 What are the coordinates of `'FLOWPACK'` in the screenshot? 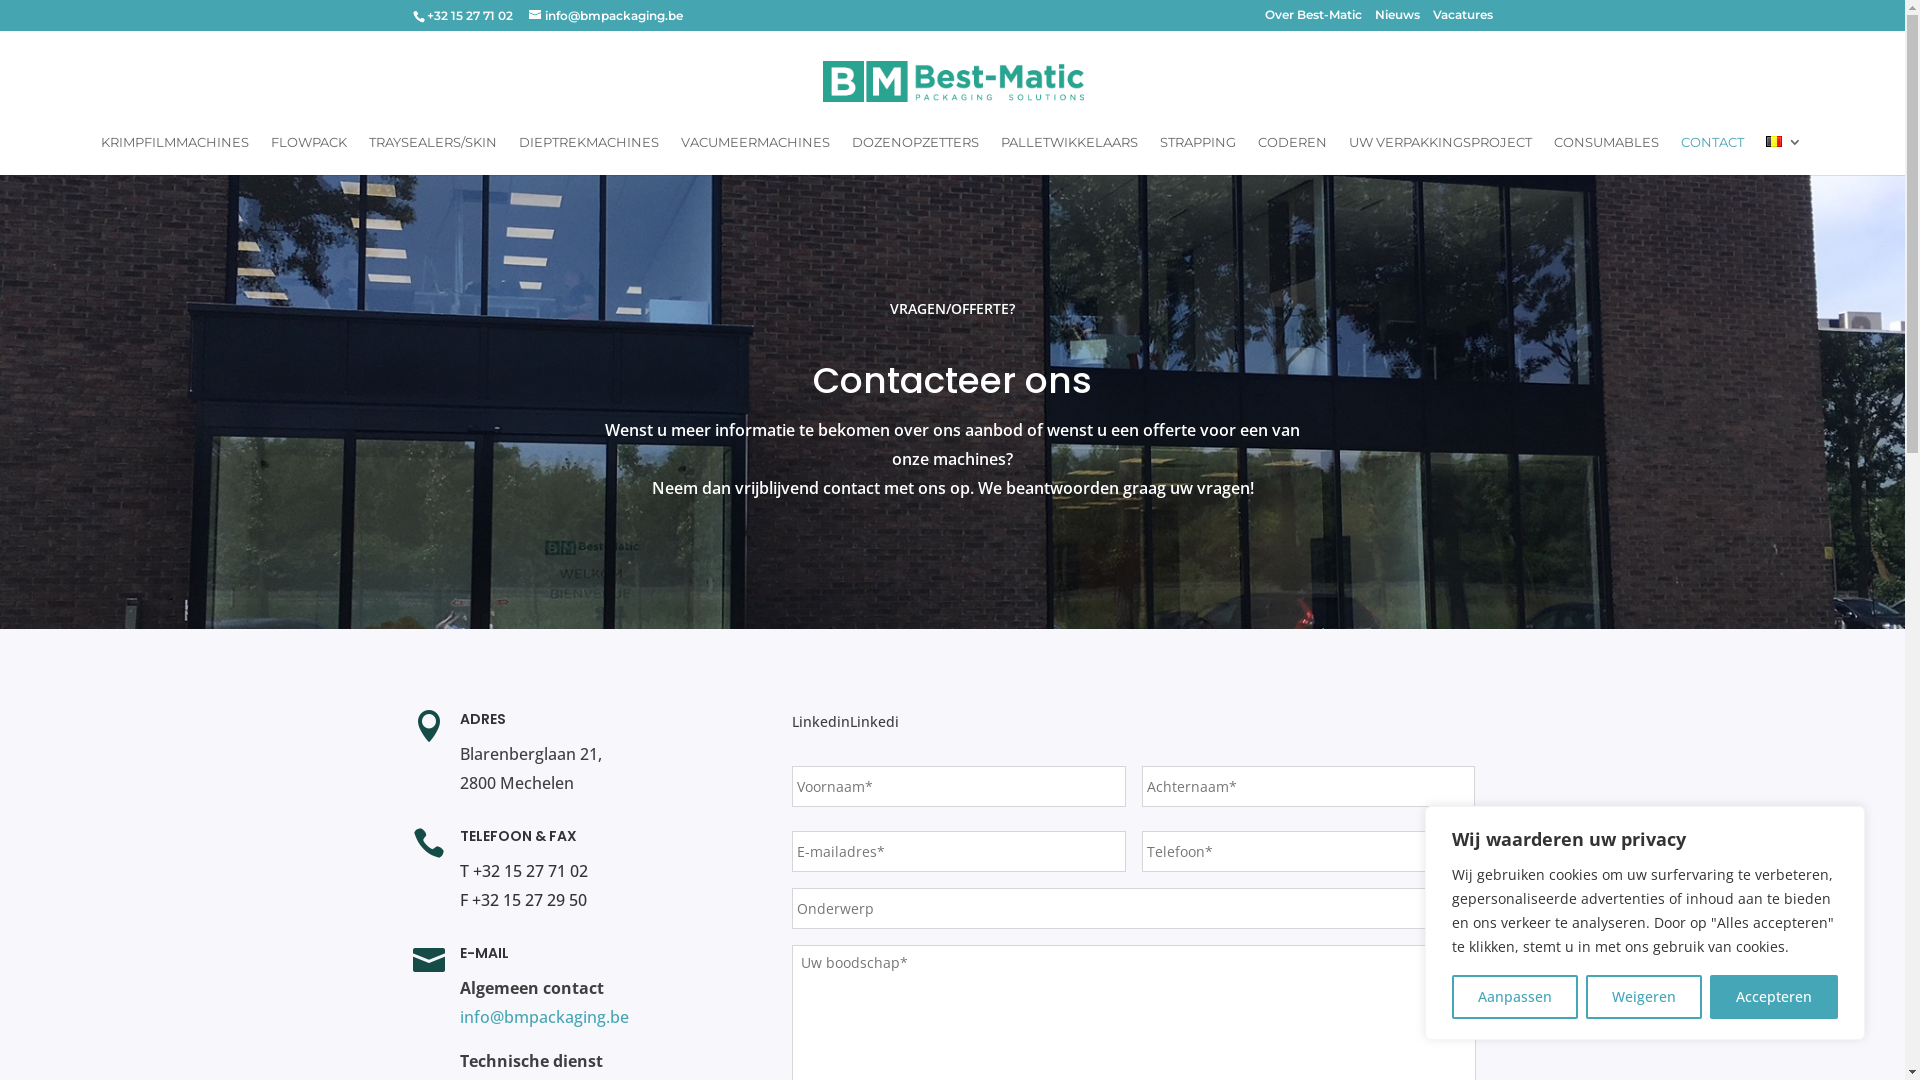 It's located at (269, 153).